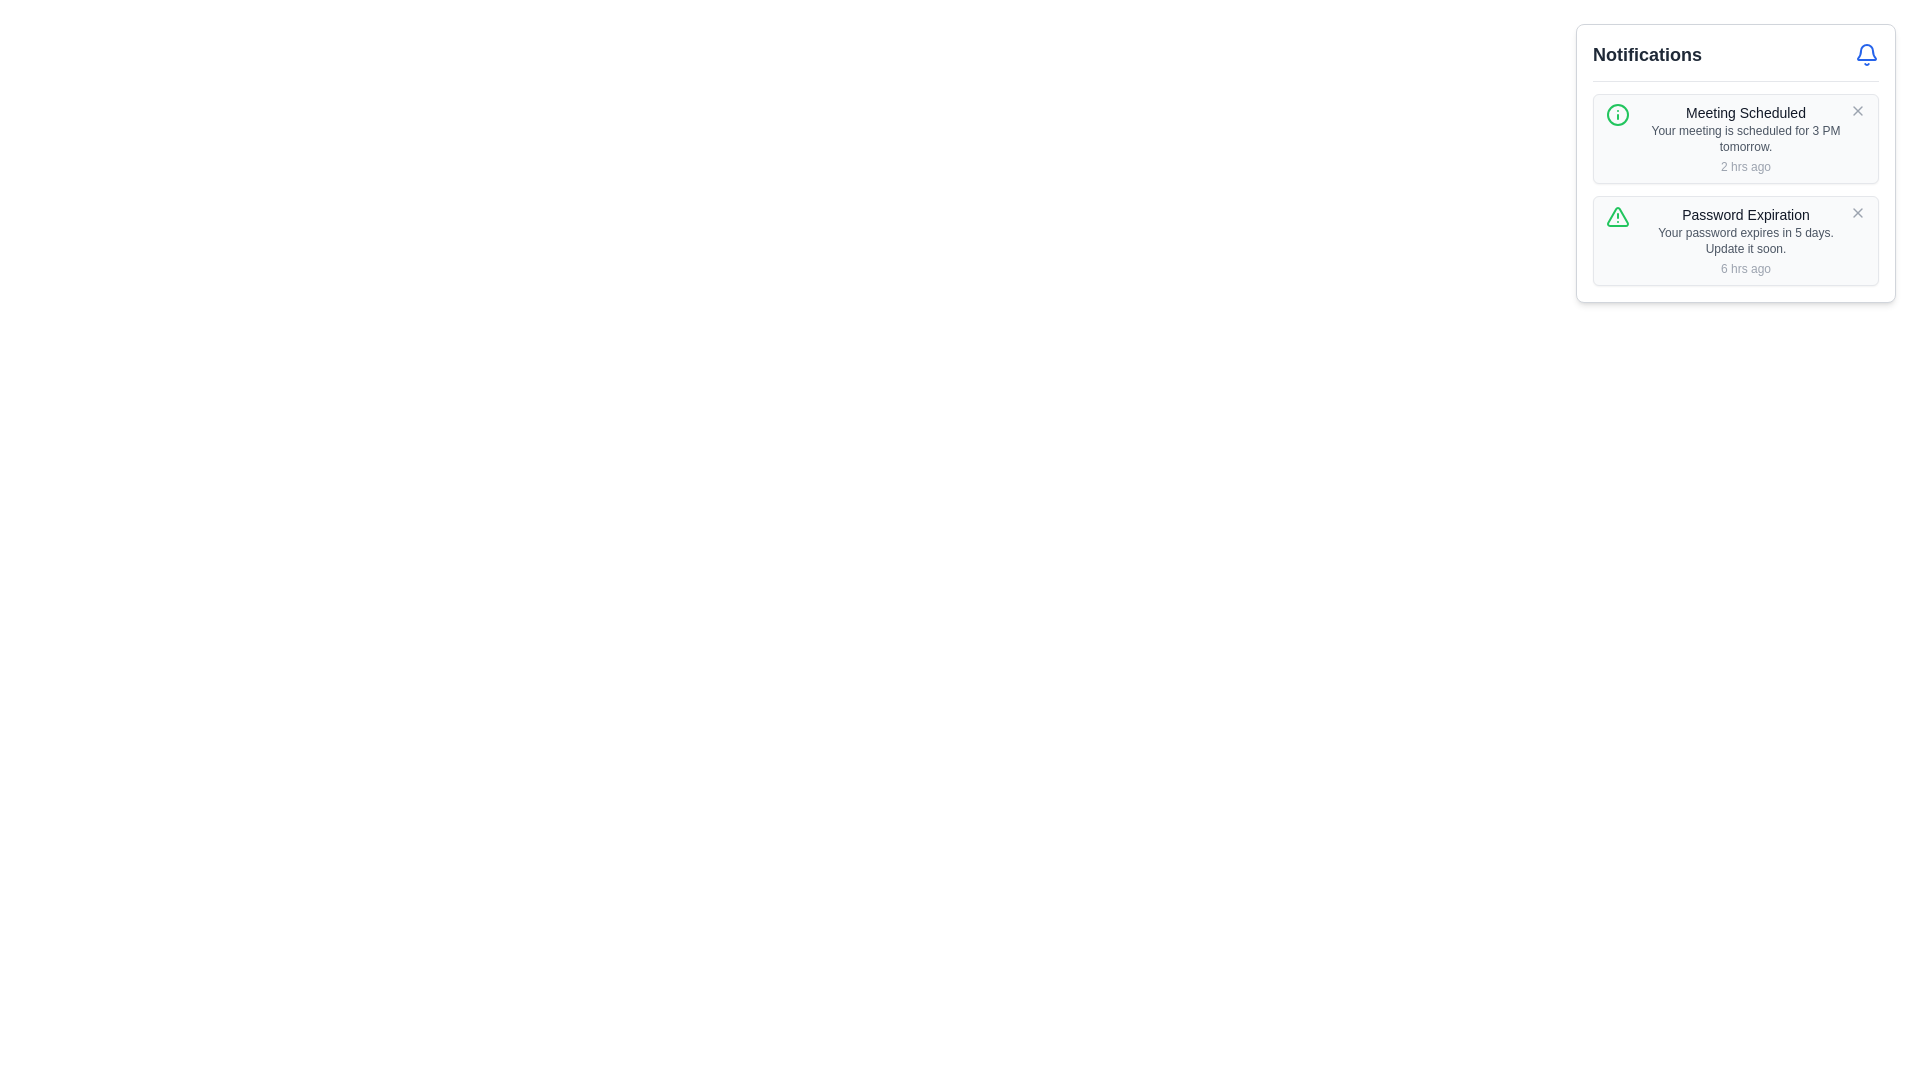 The height and width of the screenshot is (1080, 1920). I want to click on the timestamp text located in the bottom right corner of the 'Password Expiration' notification card, so click(1745, 268).